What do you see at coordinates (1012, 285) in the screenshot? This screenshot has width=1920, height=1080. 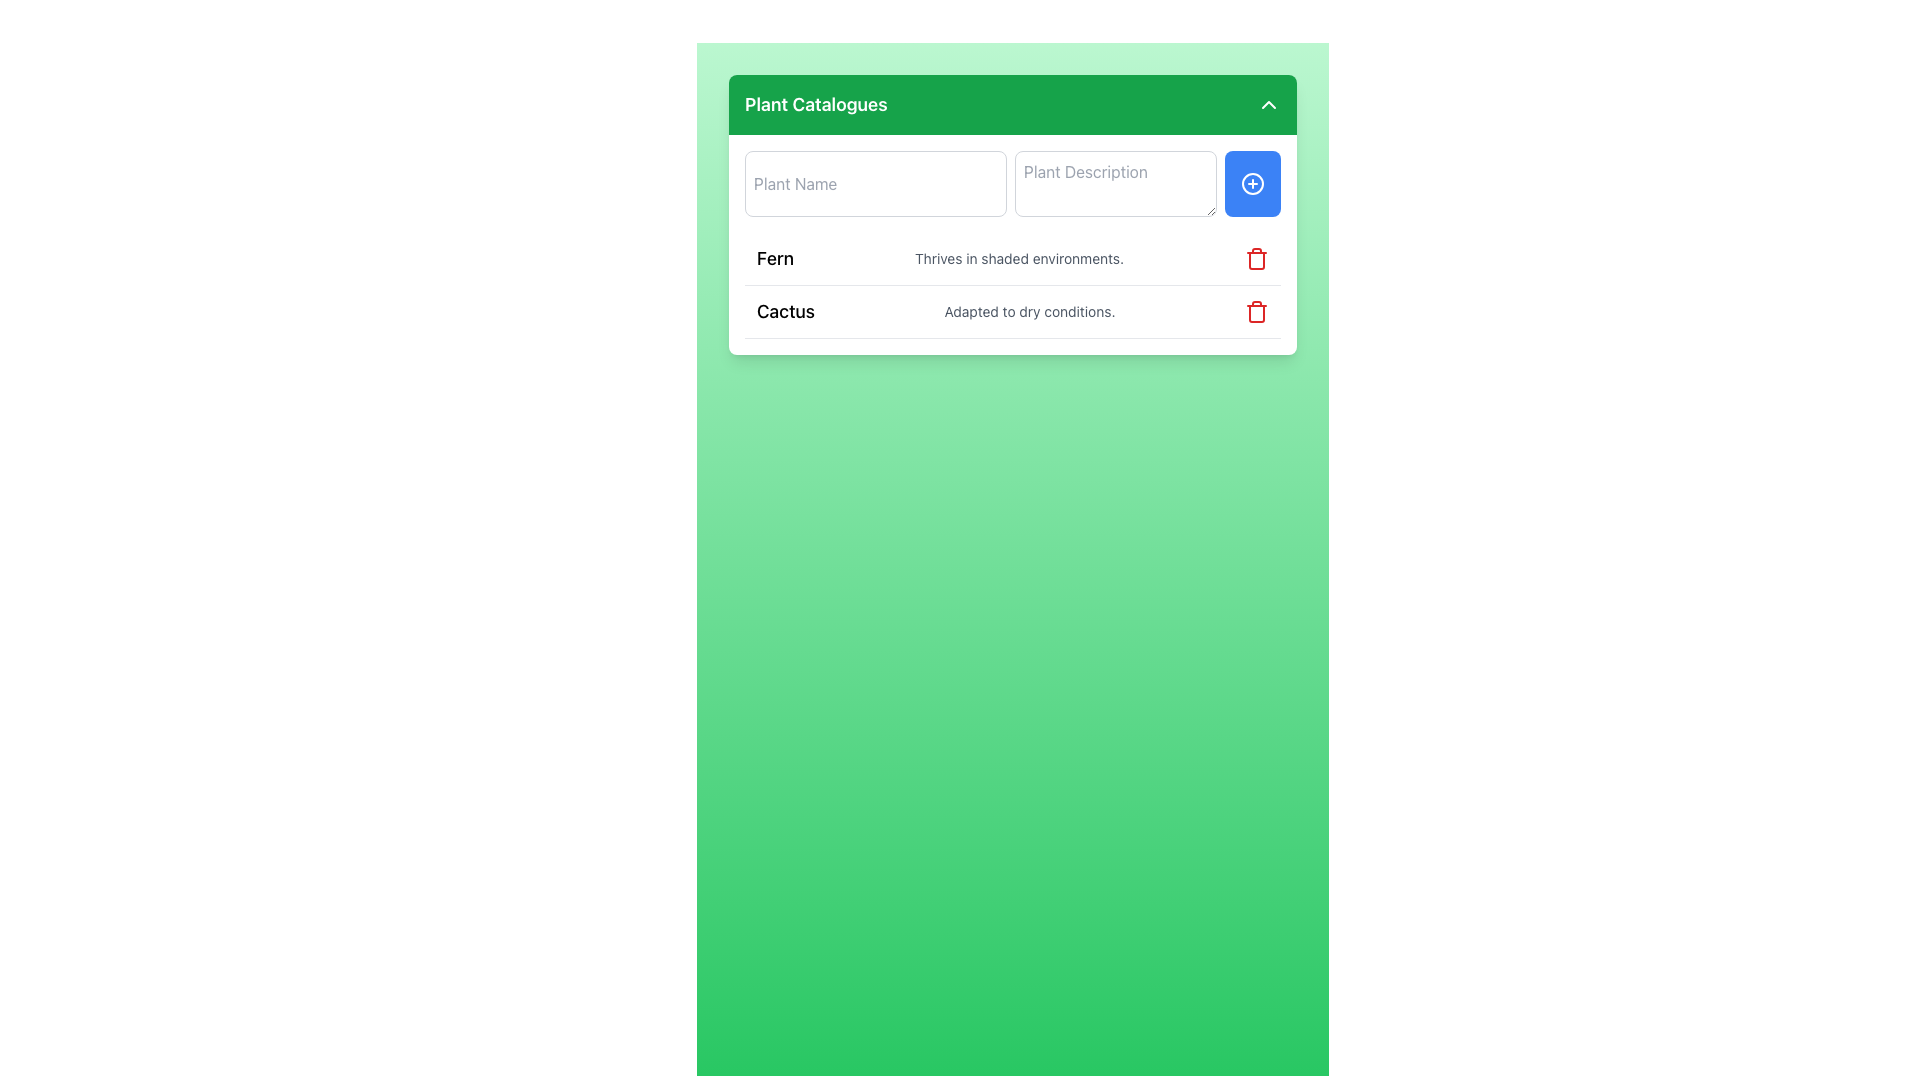 I see `on the first plant entry in the list` at bounding box center [1012, 285].